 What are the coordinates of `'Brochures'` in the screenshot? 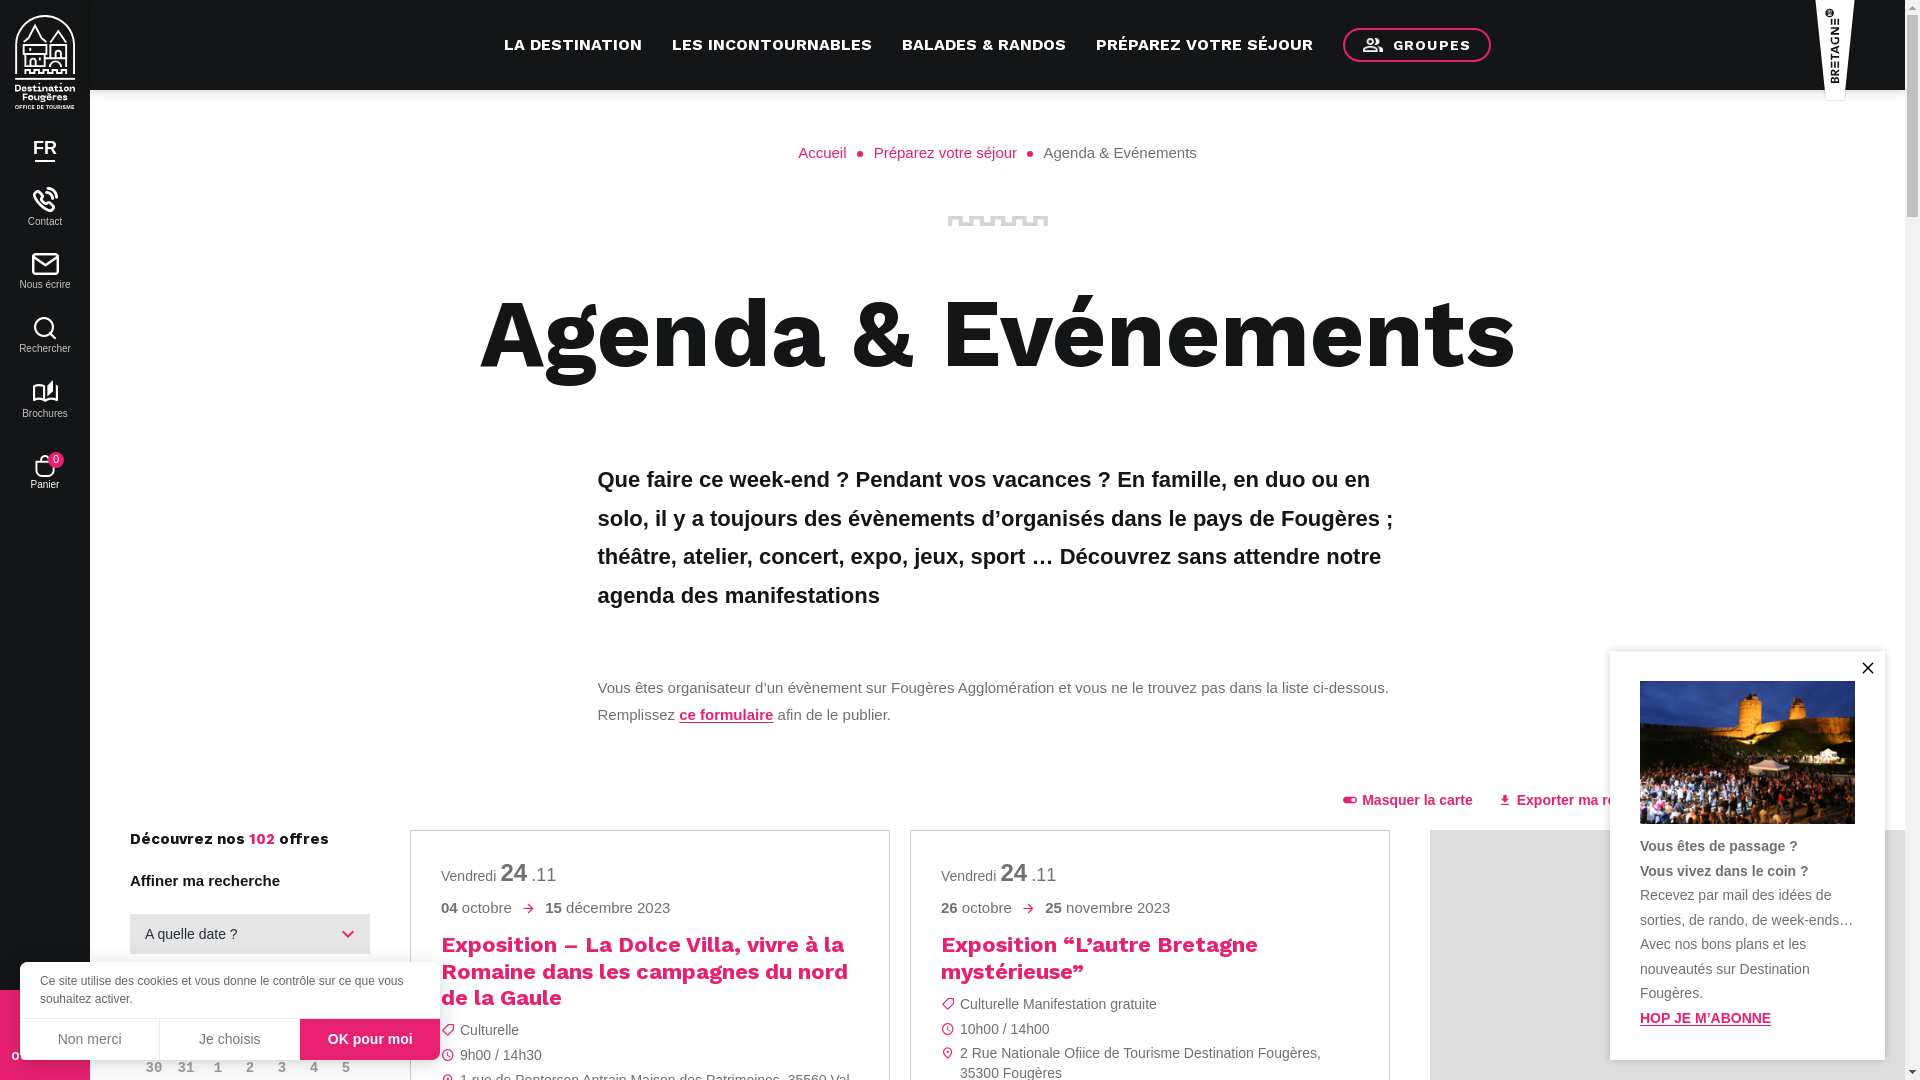 It's located at (14, 399).